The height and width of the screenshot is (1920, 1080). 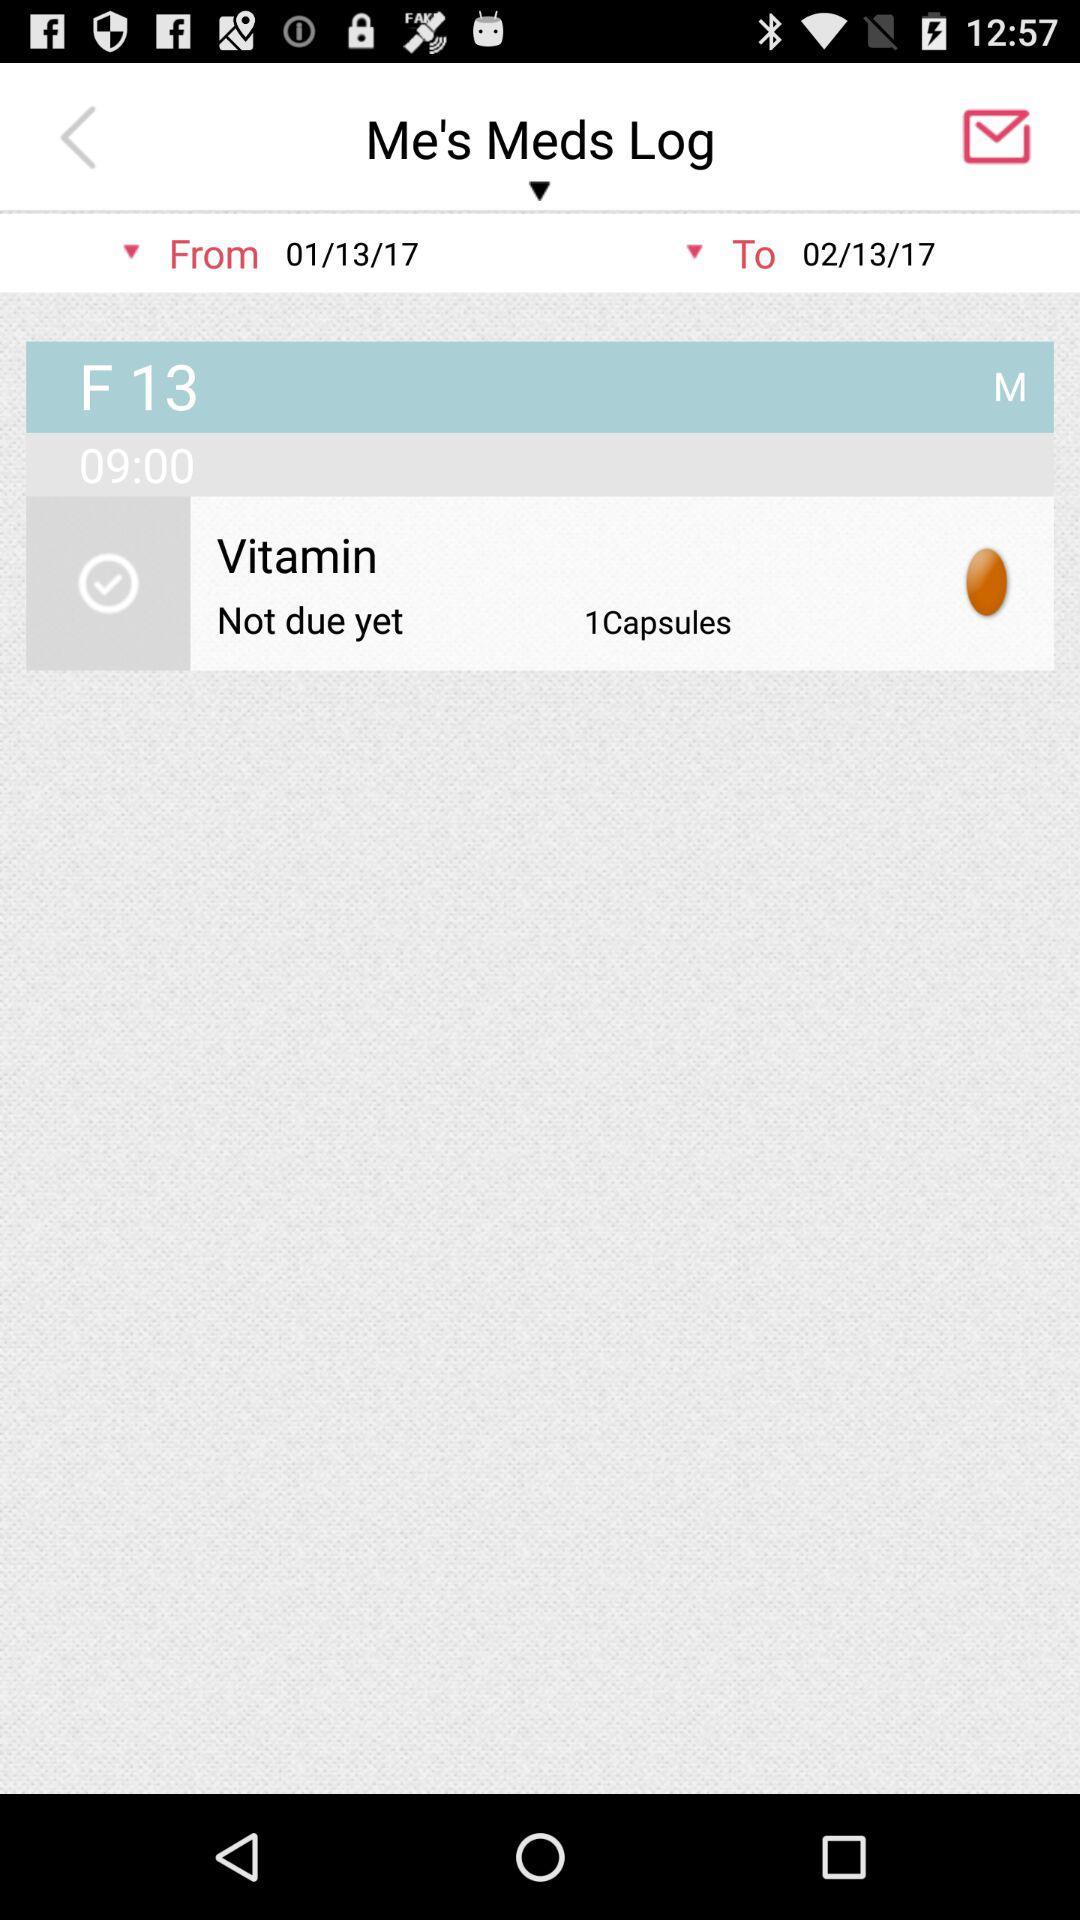 I want to click on 1capsules, so click(x=658, y=620).